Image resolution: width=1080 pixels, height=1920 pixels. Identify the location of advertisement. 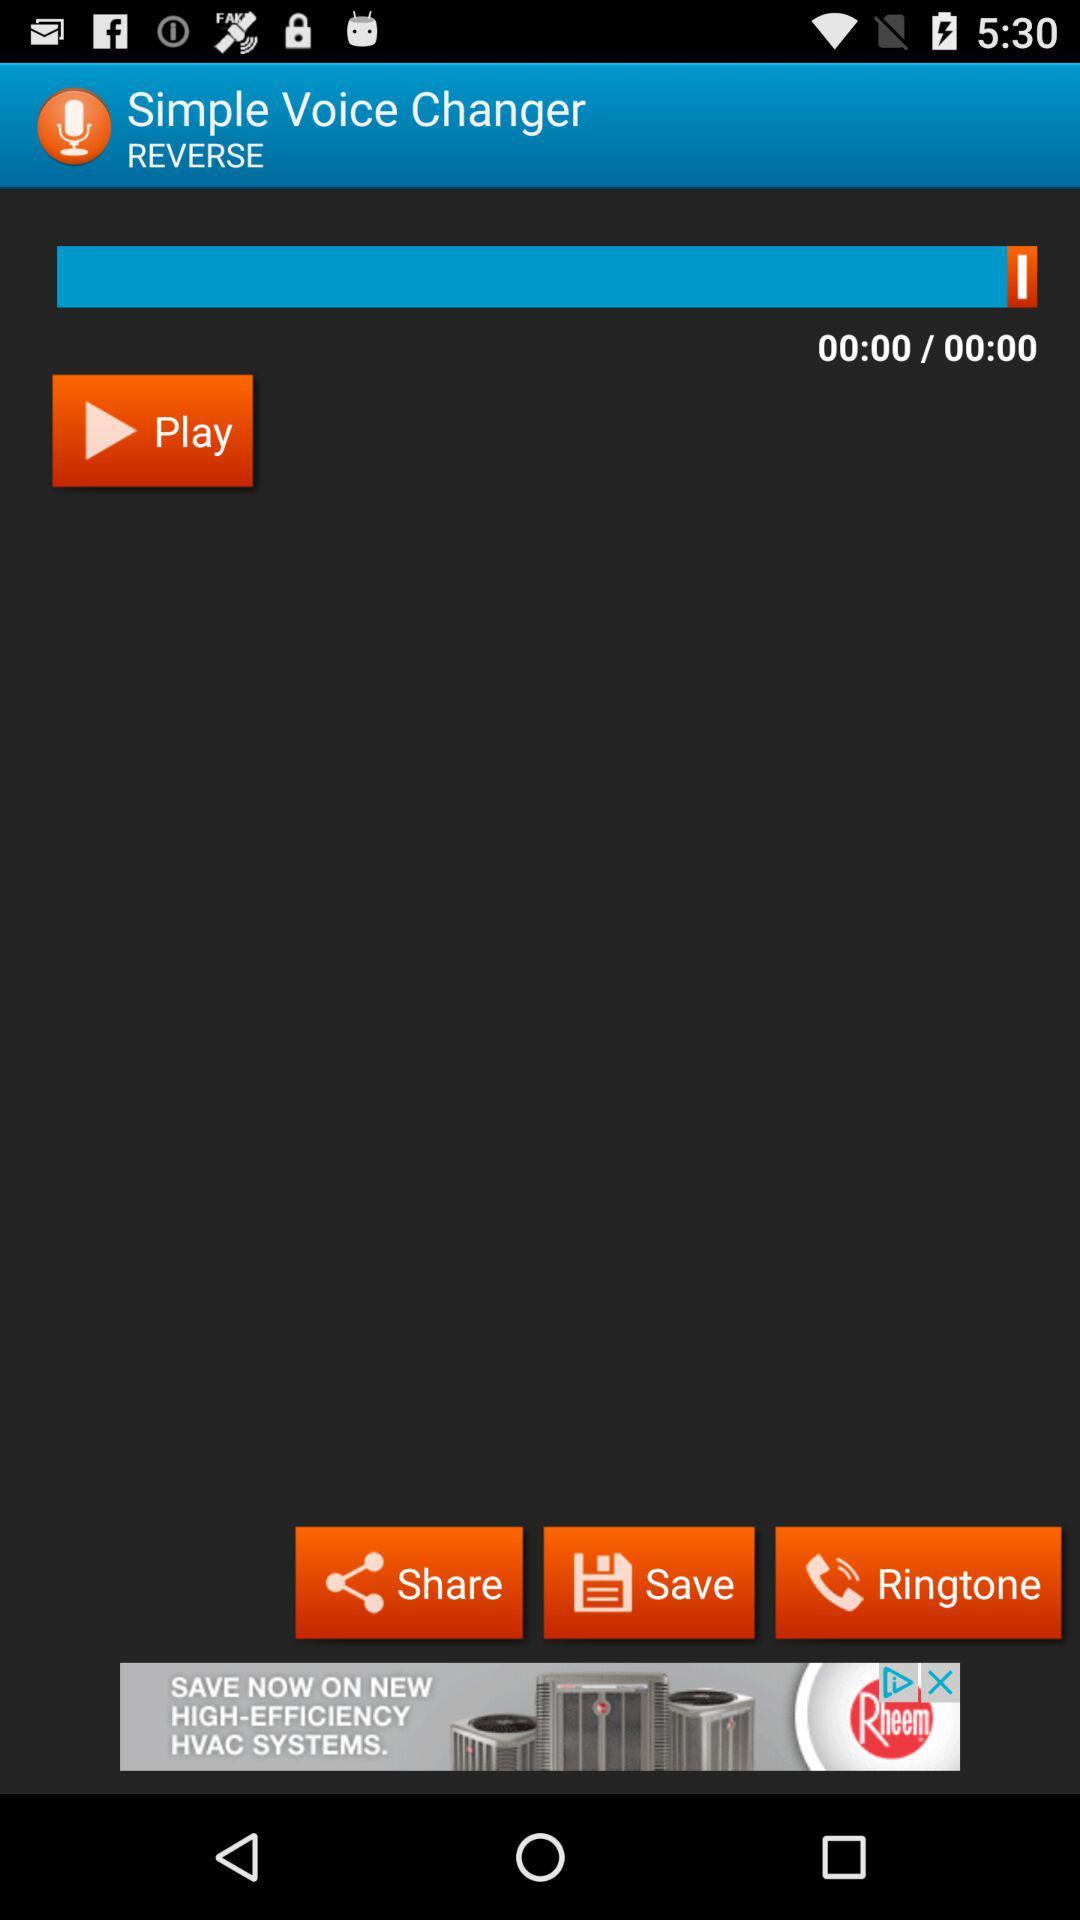
(540, 1727).